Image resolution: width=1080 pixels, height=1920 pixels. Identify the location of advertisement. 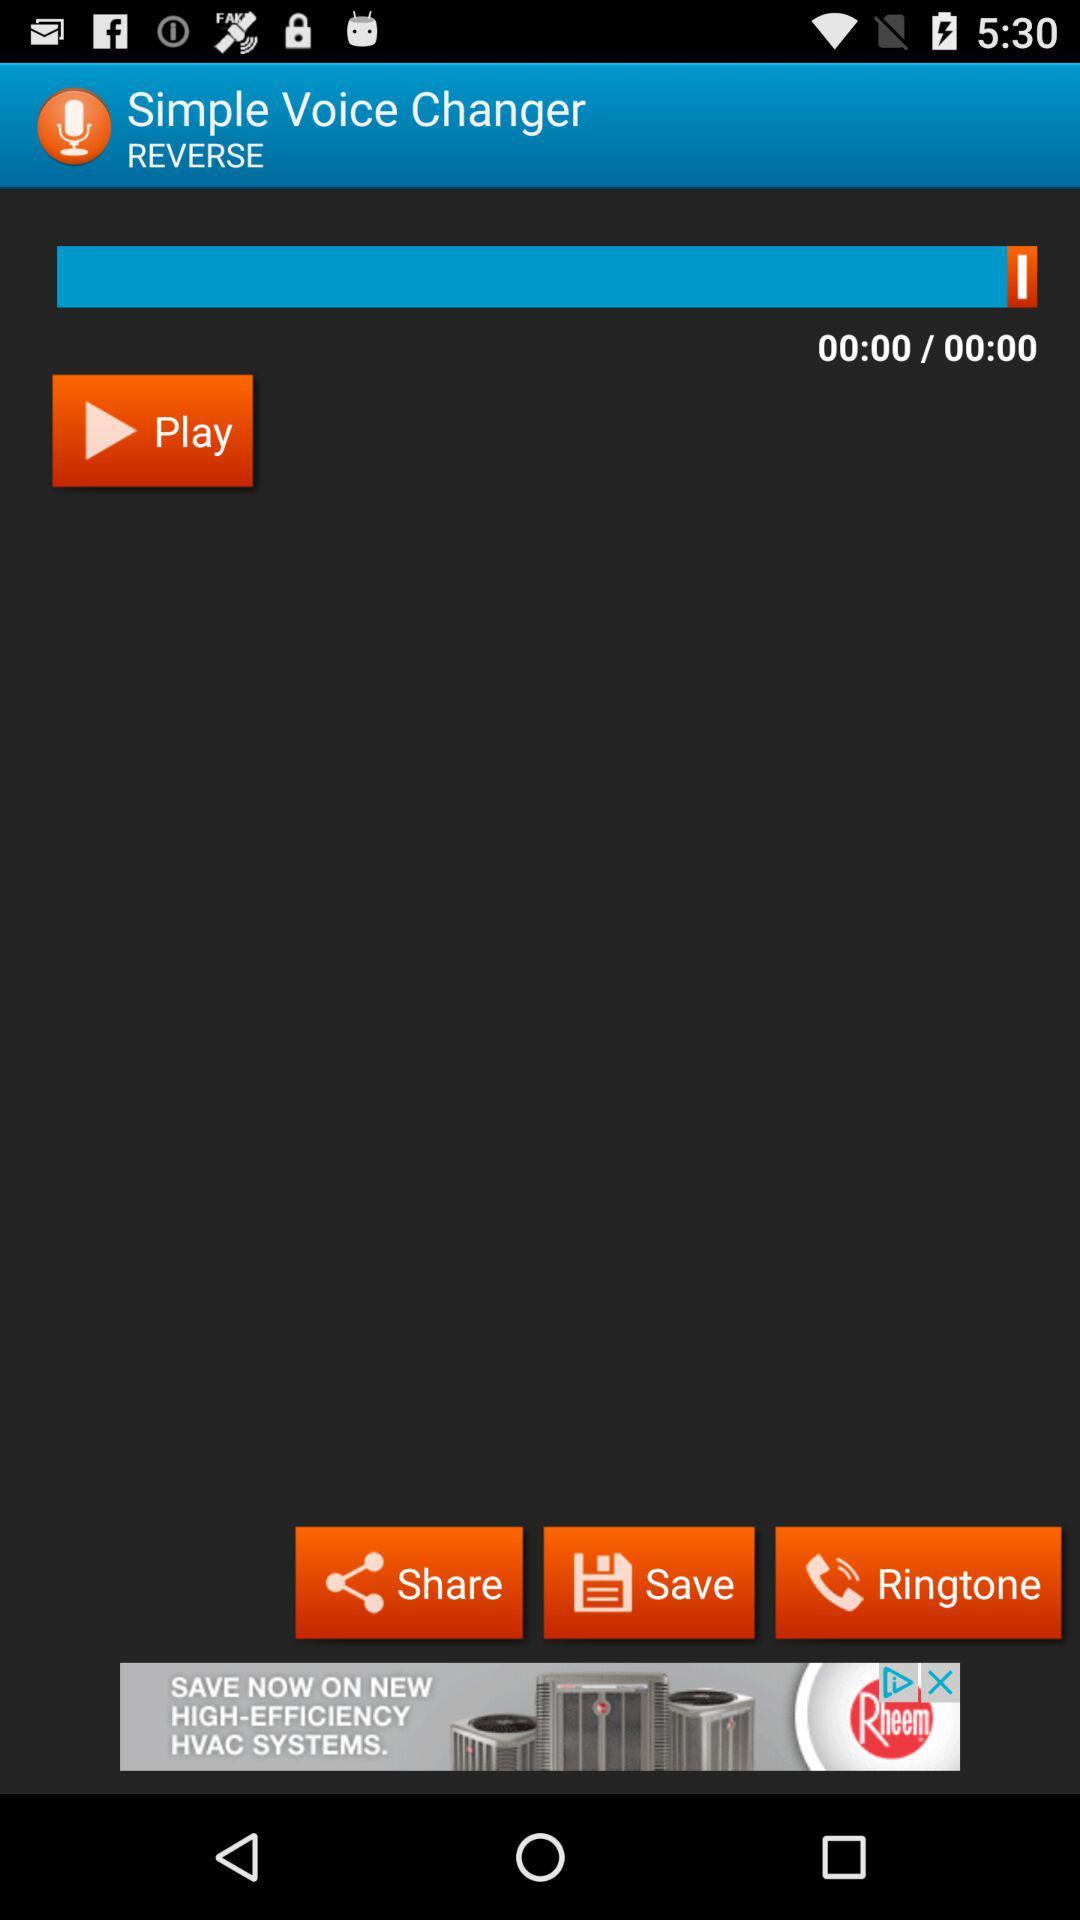
(540, 1727).